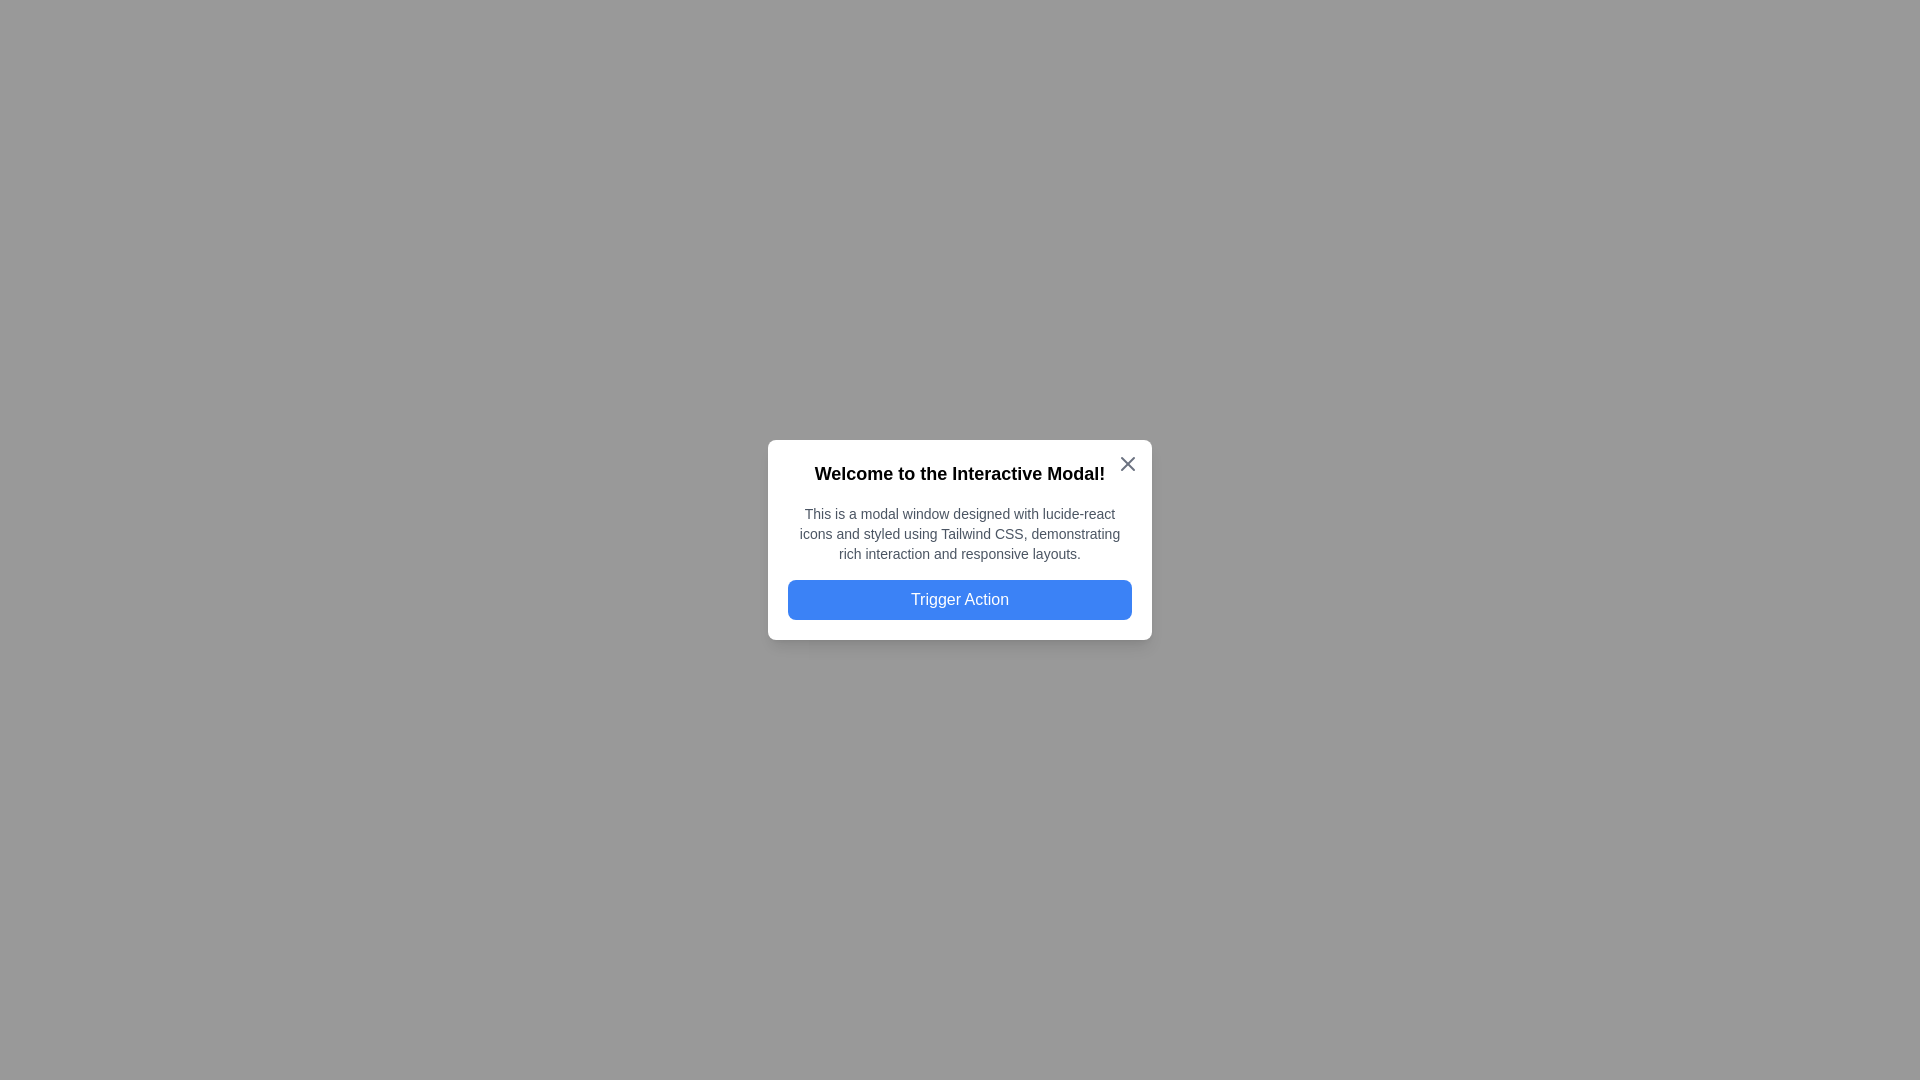  What do you see at coordinates (960, 599) in the screenshot?
I see `the button with the text 'Trigger Action', which has a blue background and white text, to observe the hover effects` at bounding box center [960, 599].